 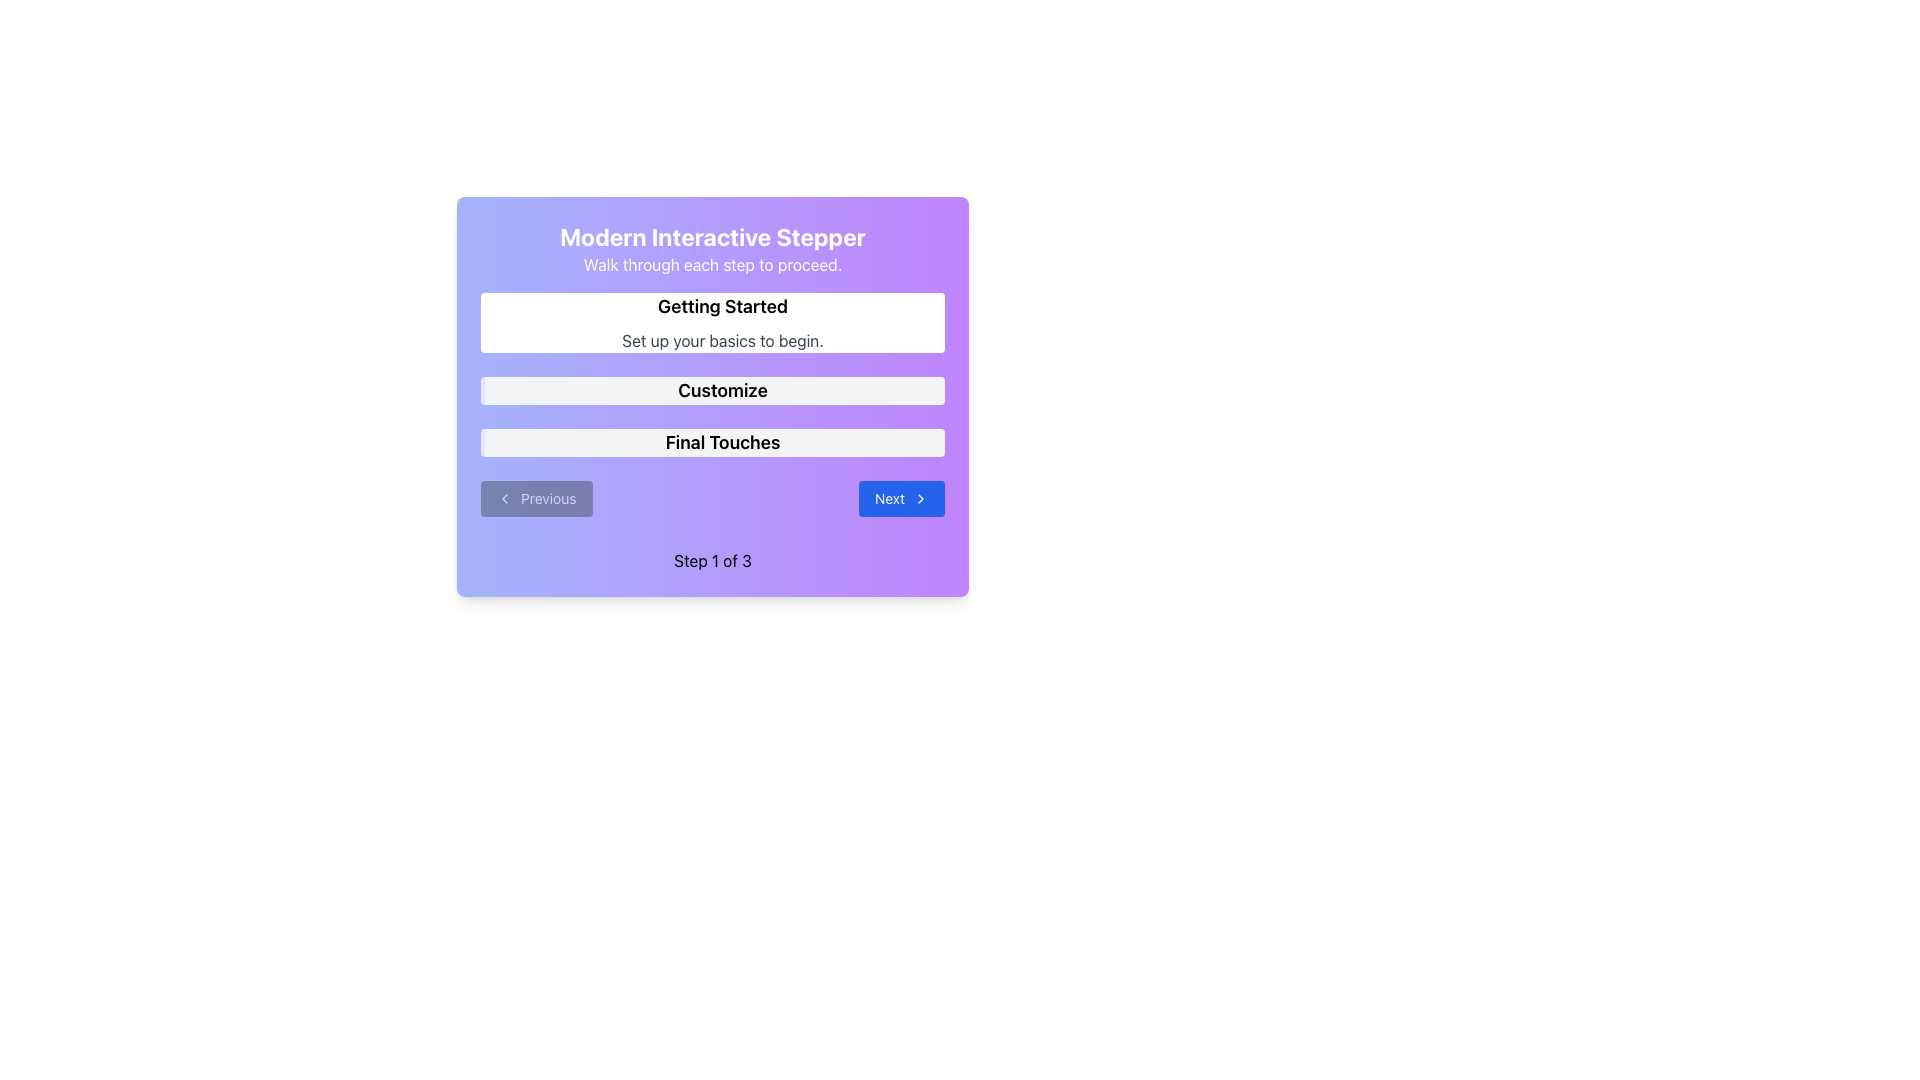 What do you see at coordinates (713, 322) in the screenshot?
I see `the textual header block that serves as the first step of the interactive guide, providing an overview for setting up the basics` at bounding box center [713, 322].